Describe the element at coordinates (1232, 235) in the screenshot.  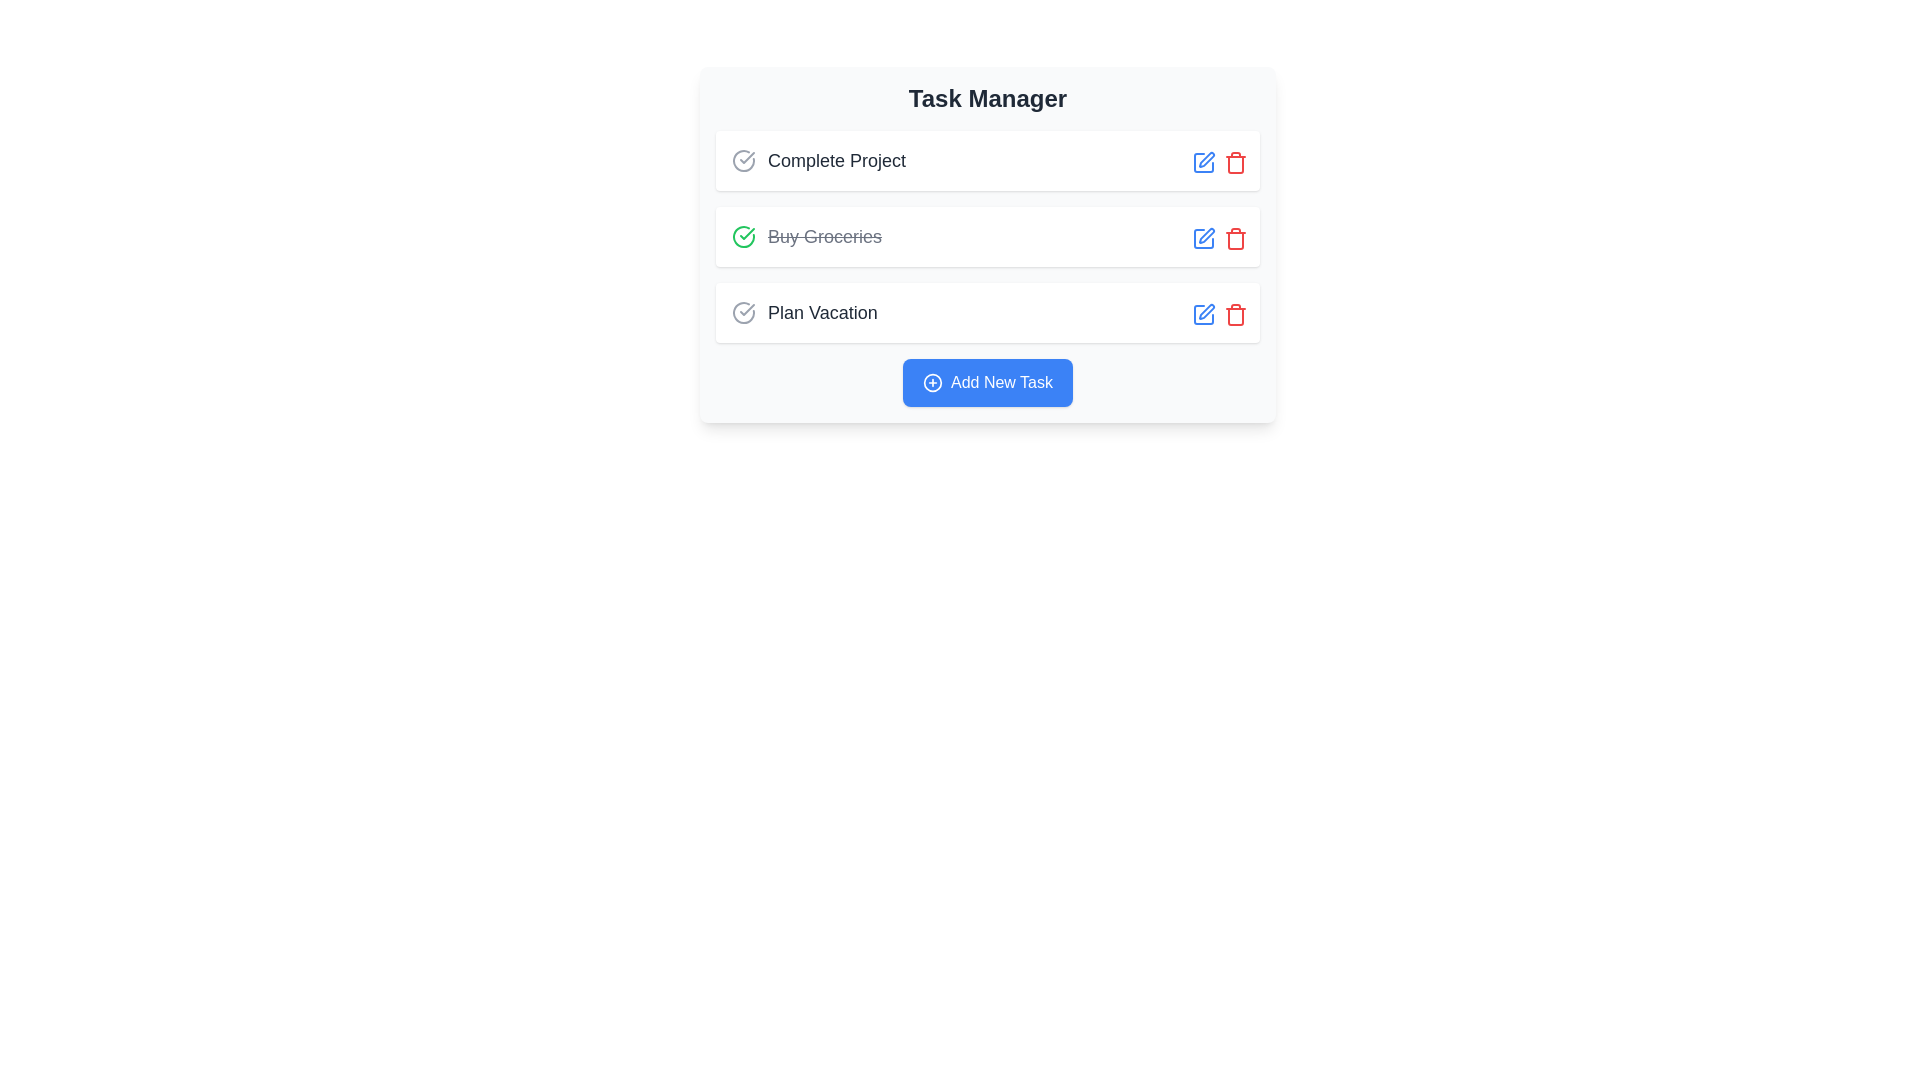
I see `the red trash bin icon, which is the third icon in a horizontal set of three actions at the far-right side of the 'Buy Groceries' task item` at that location.